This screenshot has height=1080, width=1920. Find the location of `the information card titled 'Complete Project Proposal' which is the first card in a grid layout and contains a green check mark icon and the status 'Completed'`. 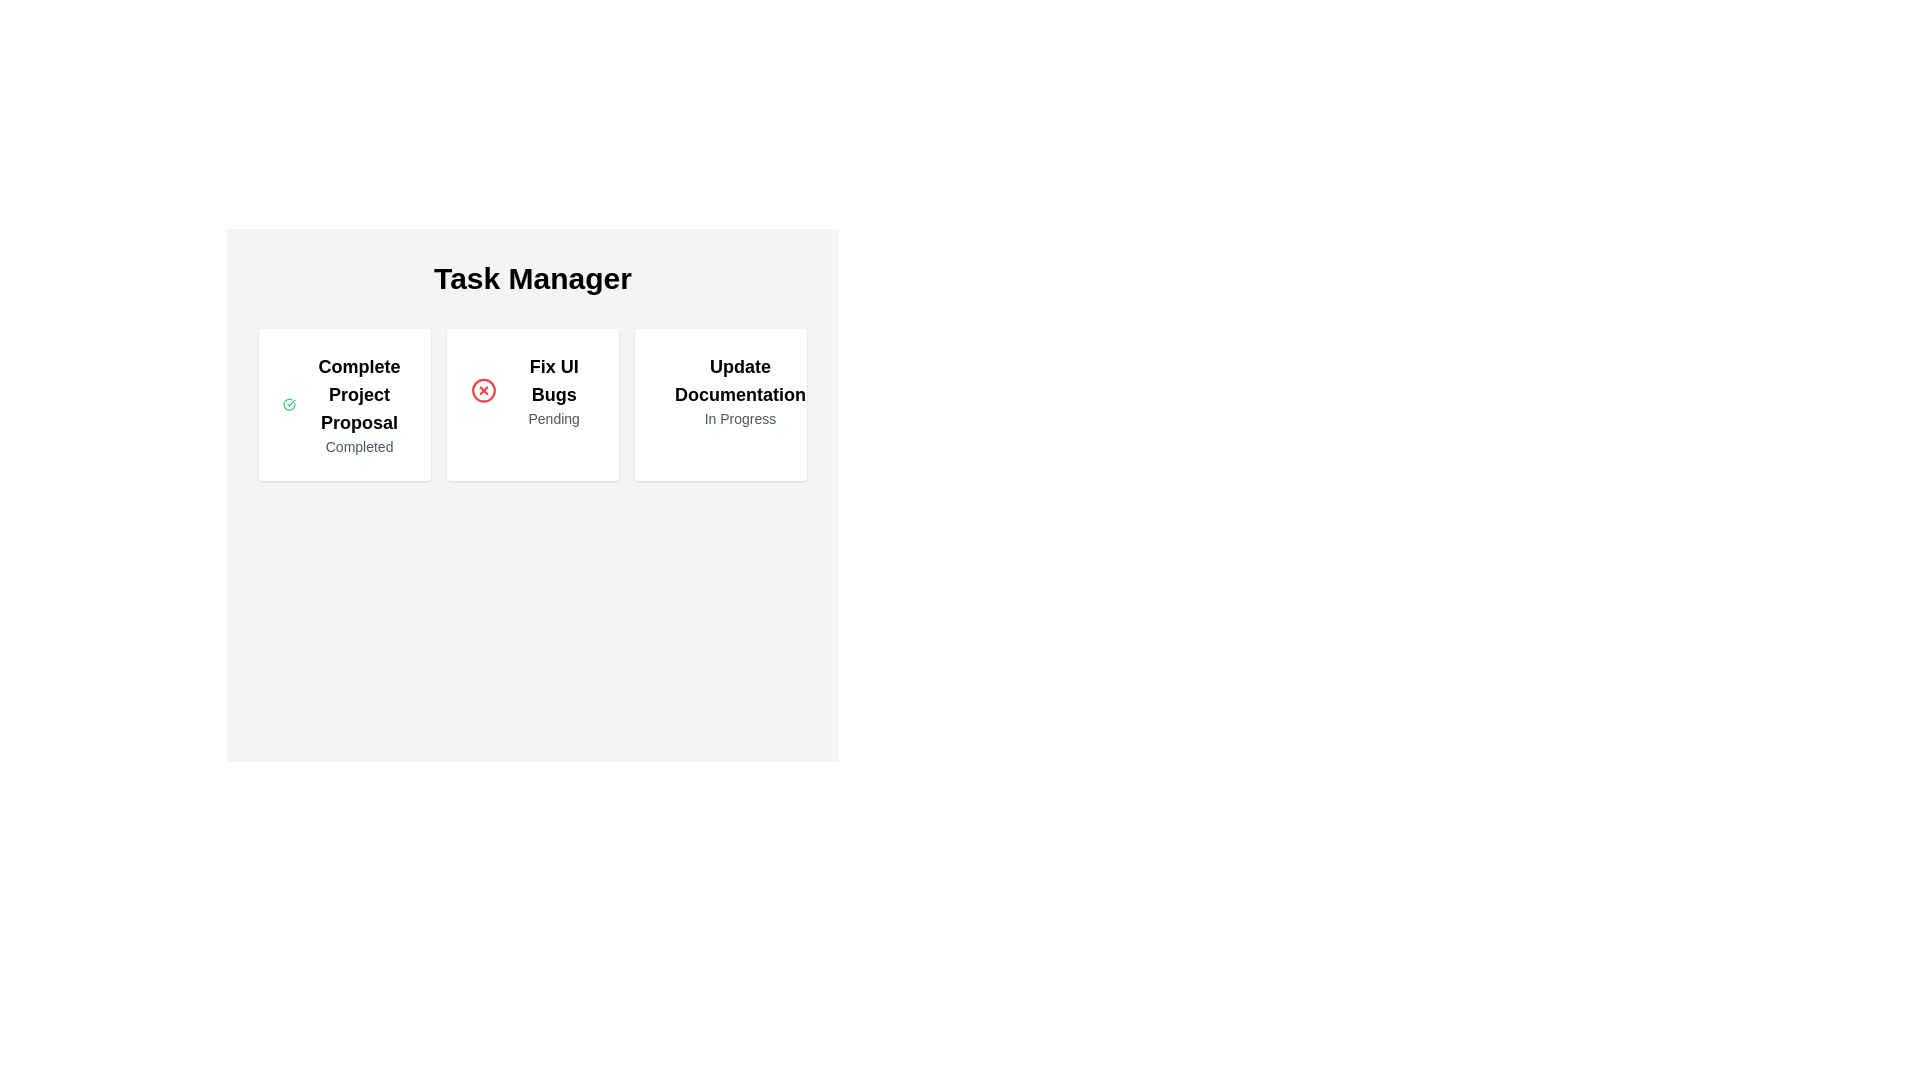

the information card titled 'Complete Project Proposal' which is the first card in a grid layout and contains a green check mark icon and the status 'Completed' is located at coordinates (345, 405).